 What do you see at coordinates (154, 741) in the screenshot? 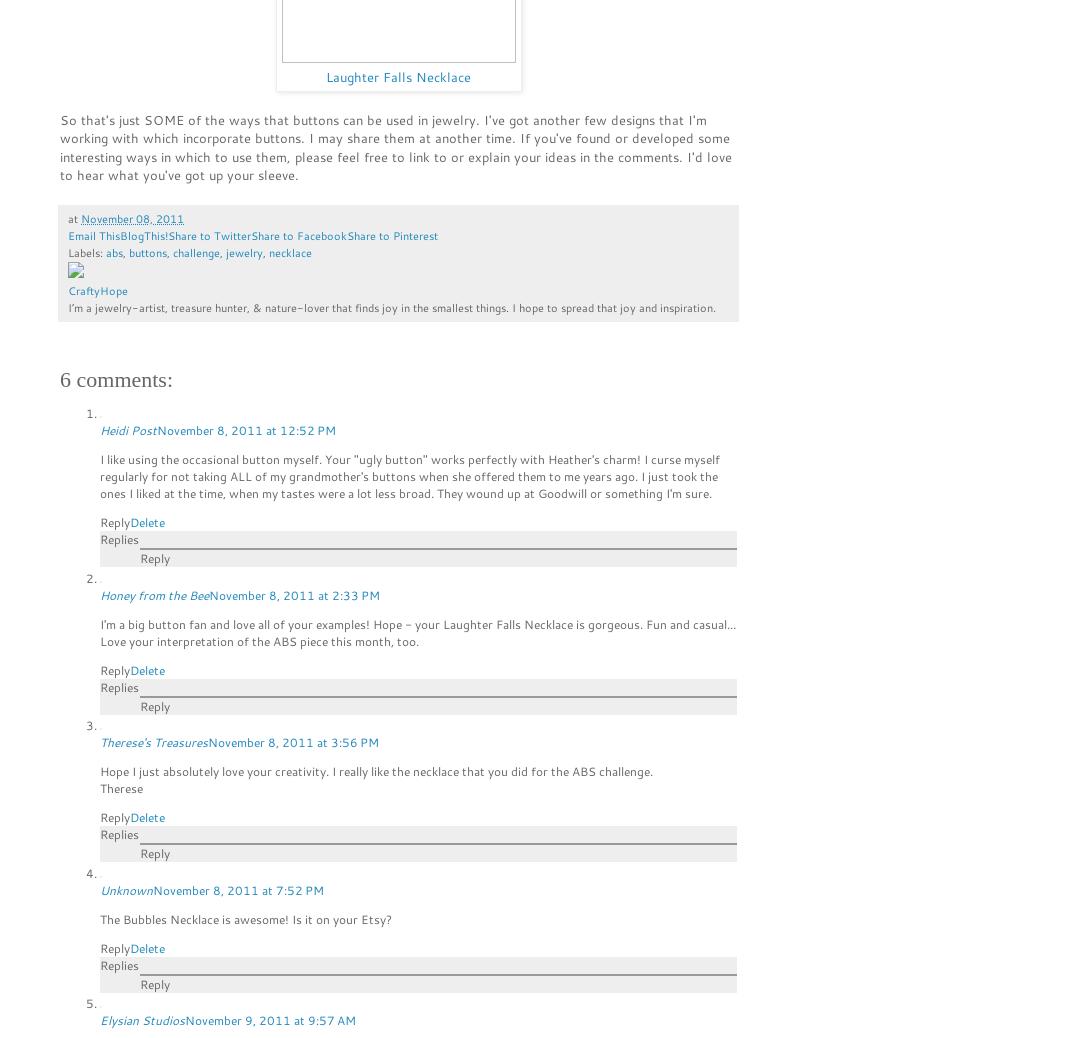
I see `'Therese's Treasures'` at bounding box center [154, 741].